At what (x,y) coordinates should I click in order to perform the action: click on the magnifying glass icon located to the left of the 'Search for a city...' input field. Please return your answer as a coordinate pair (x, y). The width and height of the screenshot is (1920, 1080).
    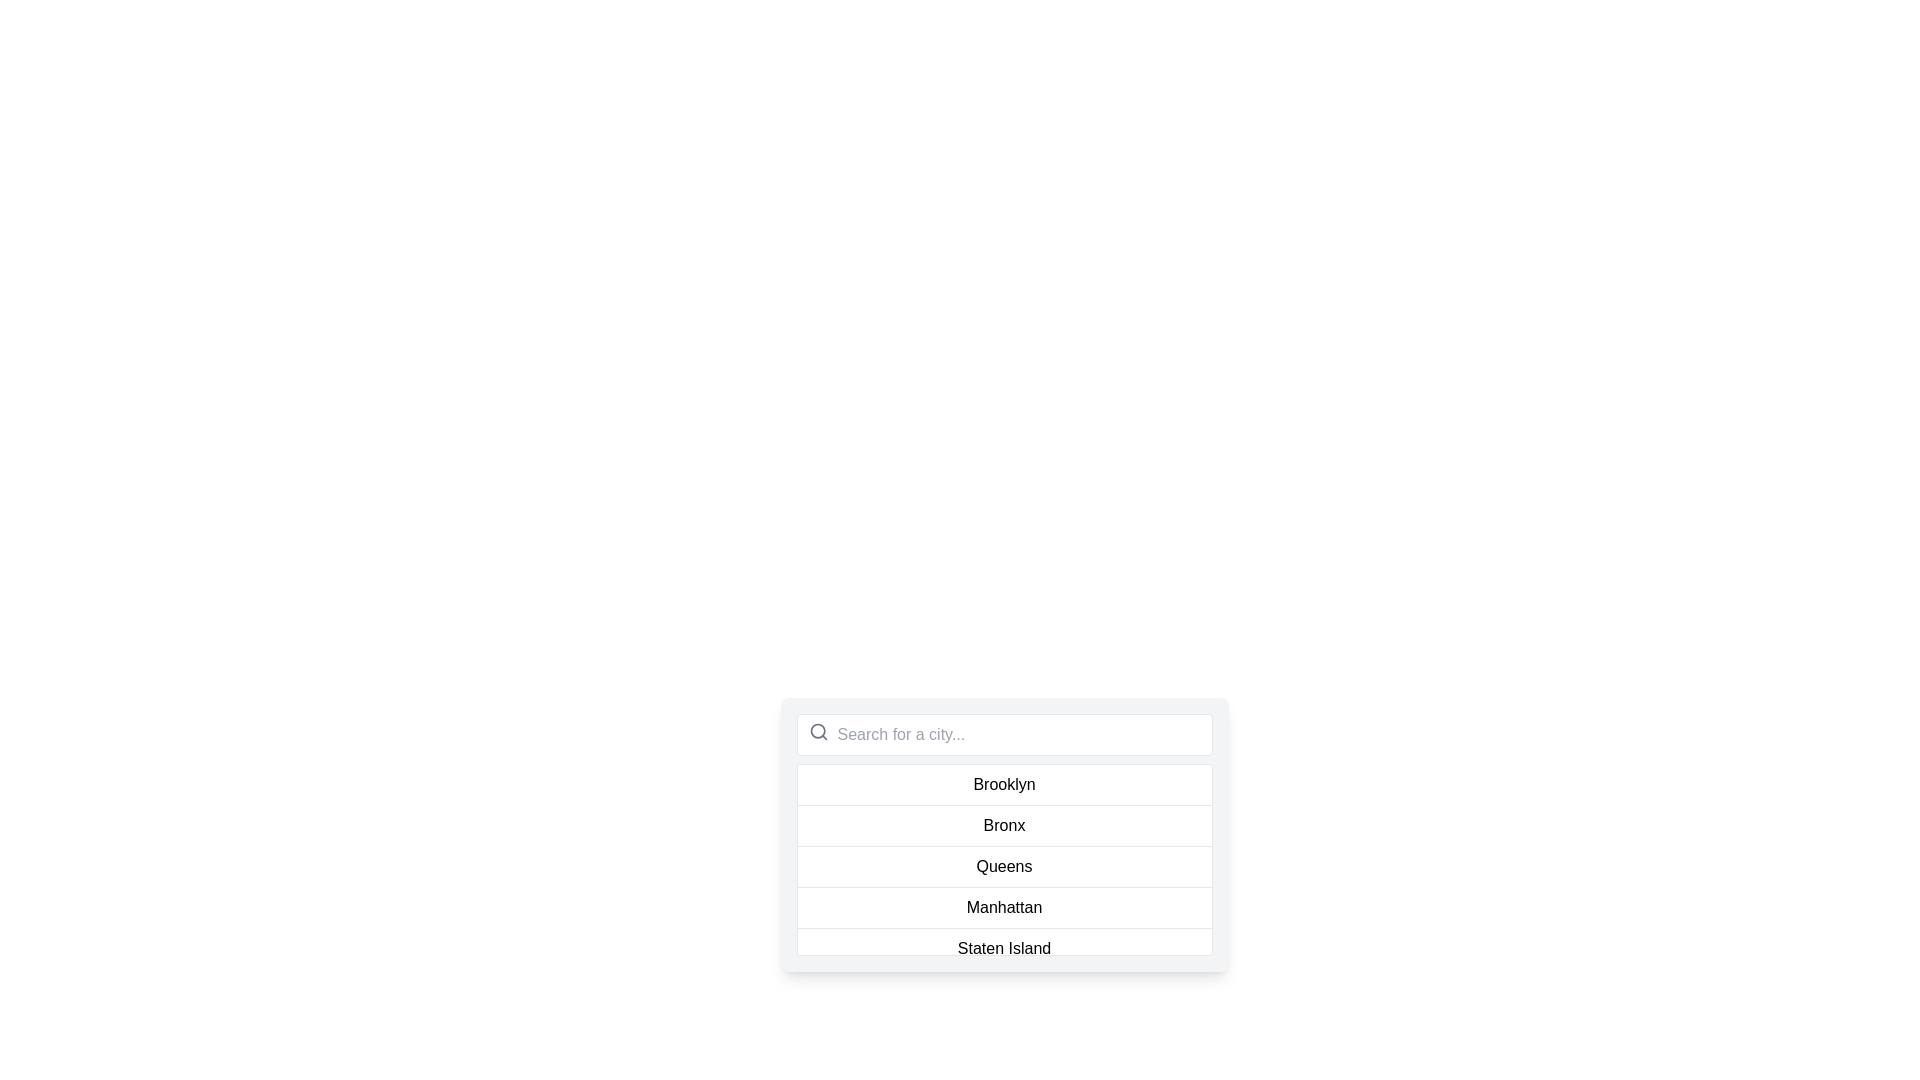
    Looking at the image, I should click on (818, 732).